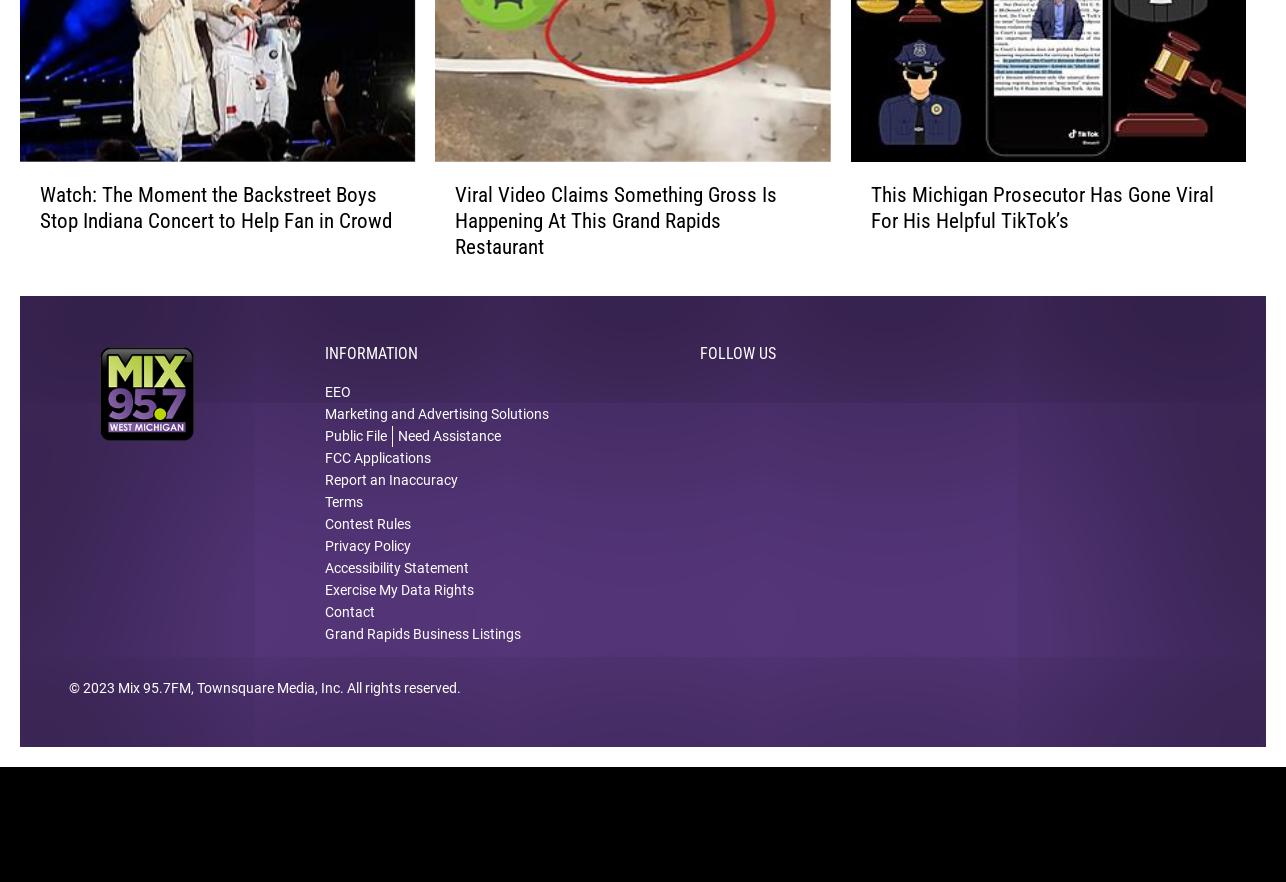  What do you see at coordinates (376, 483) in the screenshot?
I see `'FCC Applications'` at bounding box center [376, 483].